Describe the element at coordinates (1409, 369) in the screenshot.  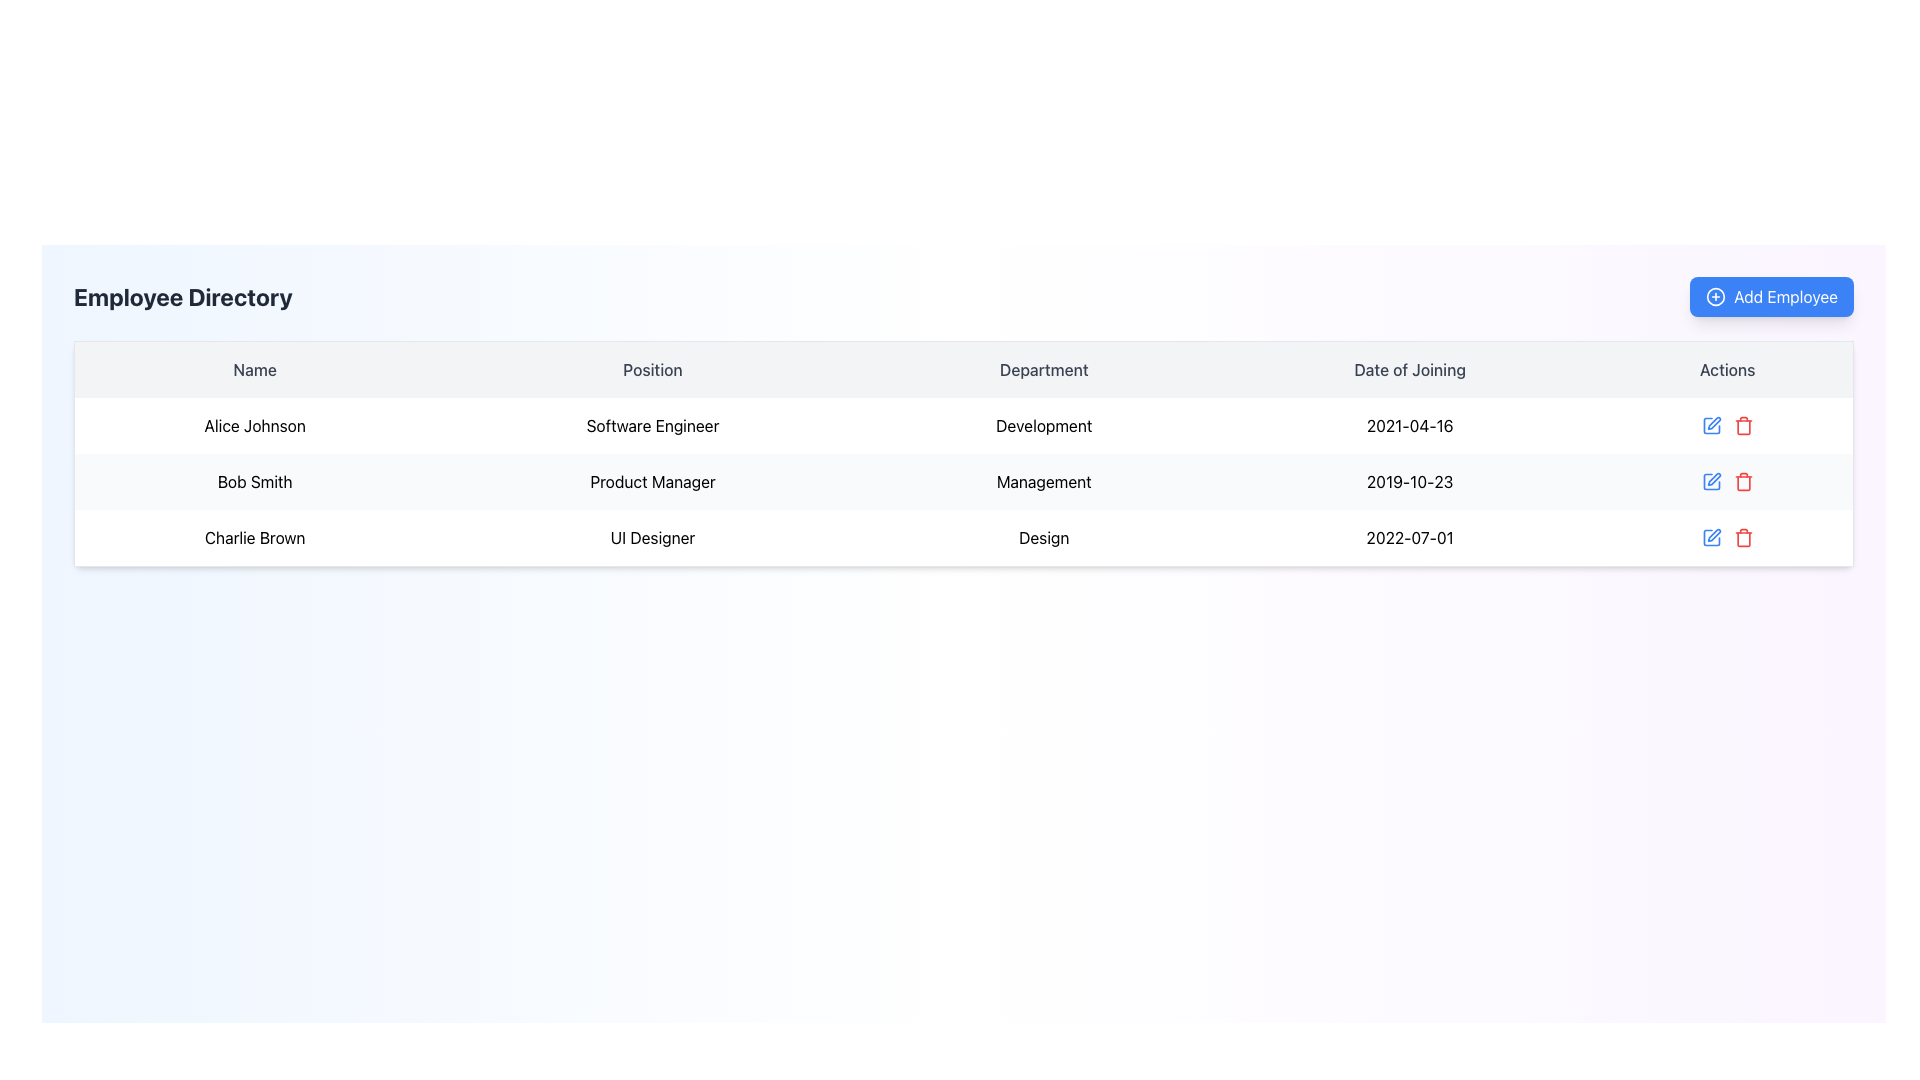
I see `the text label 'Date of Joining' located in the fourth column of the table header, positioned between 'Department' and 'Actions'` at that location.